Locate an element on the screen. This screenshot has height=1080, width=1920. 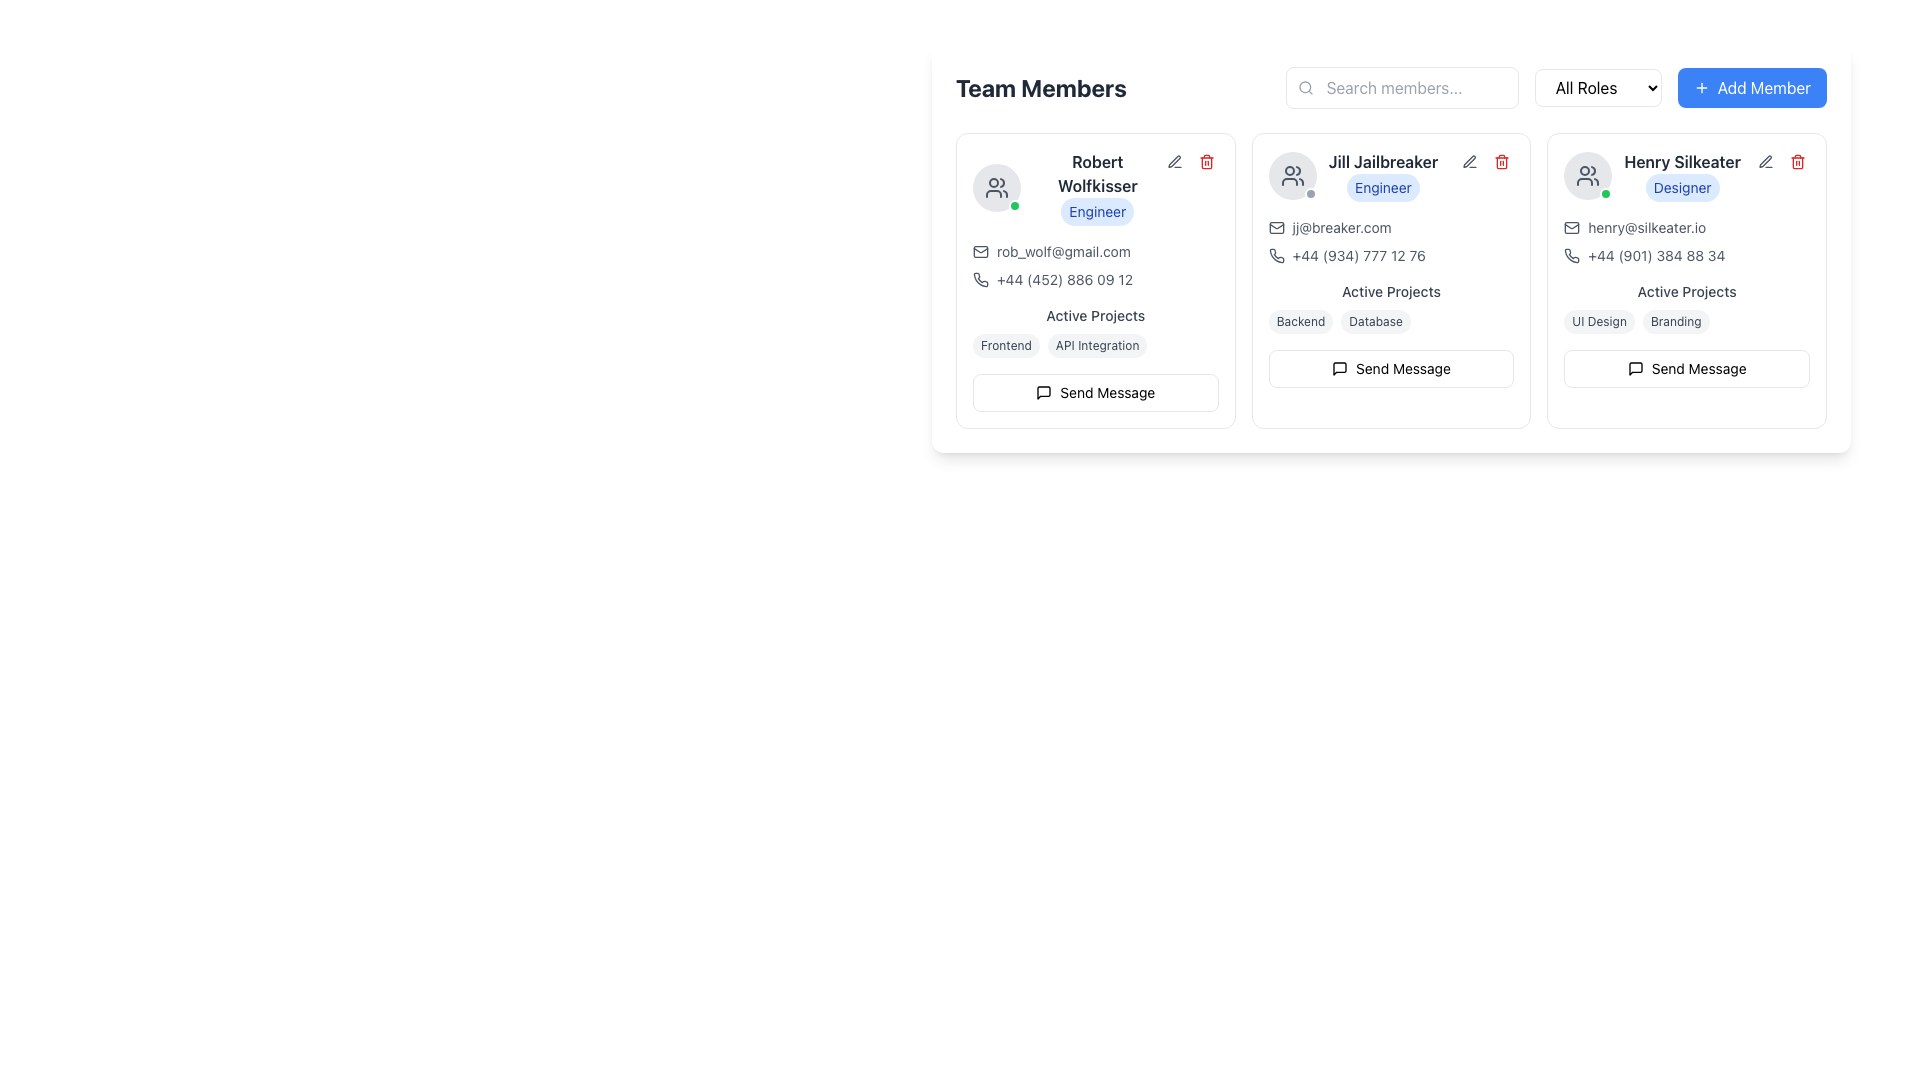
the phone icon for 'Robert Wolfkisser', located below the username and next to the email icon in the contact details section is located at coordinates (981, 279).